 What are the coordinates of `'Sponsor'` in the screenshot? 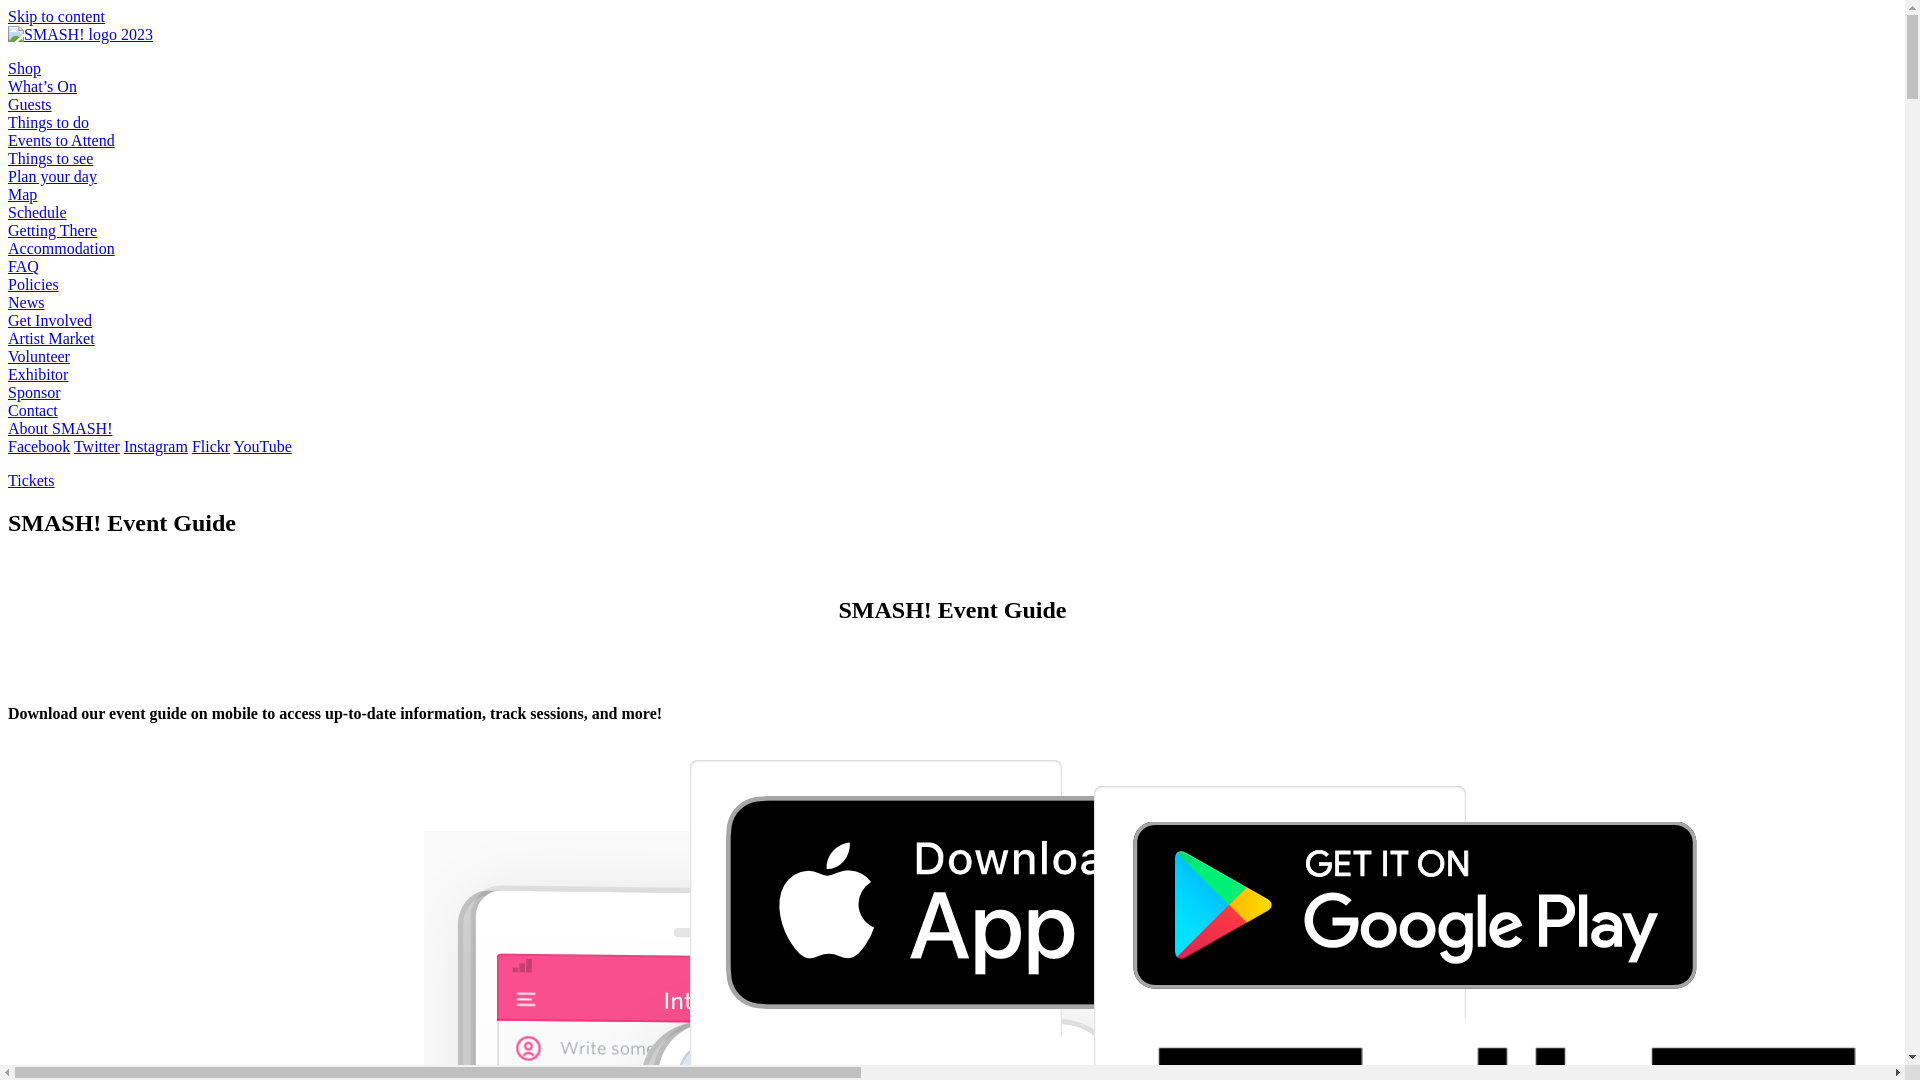 It's located at (33, 392).